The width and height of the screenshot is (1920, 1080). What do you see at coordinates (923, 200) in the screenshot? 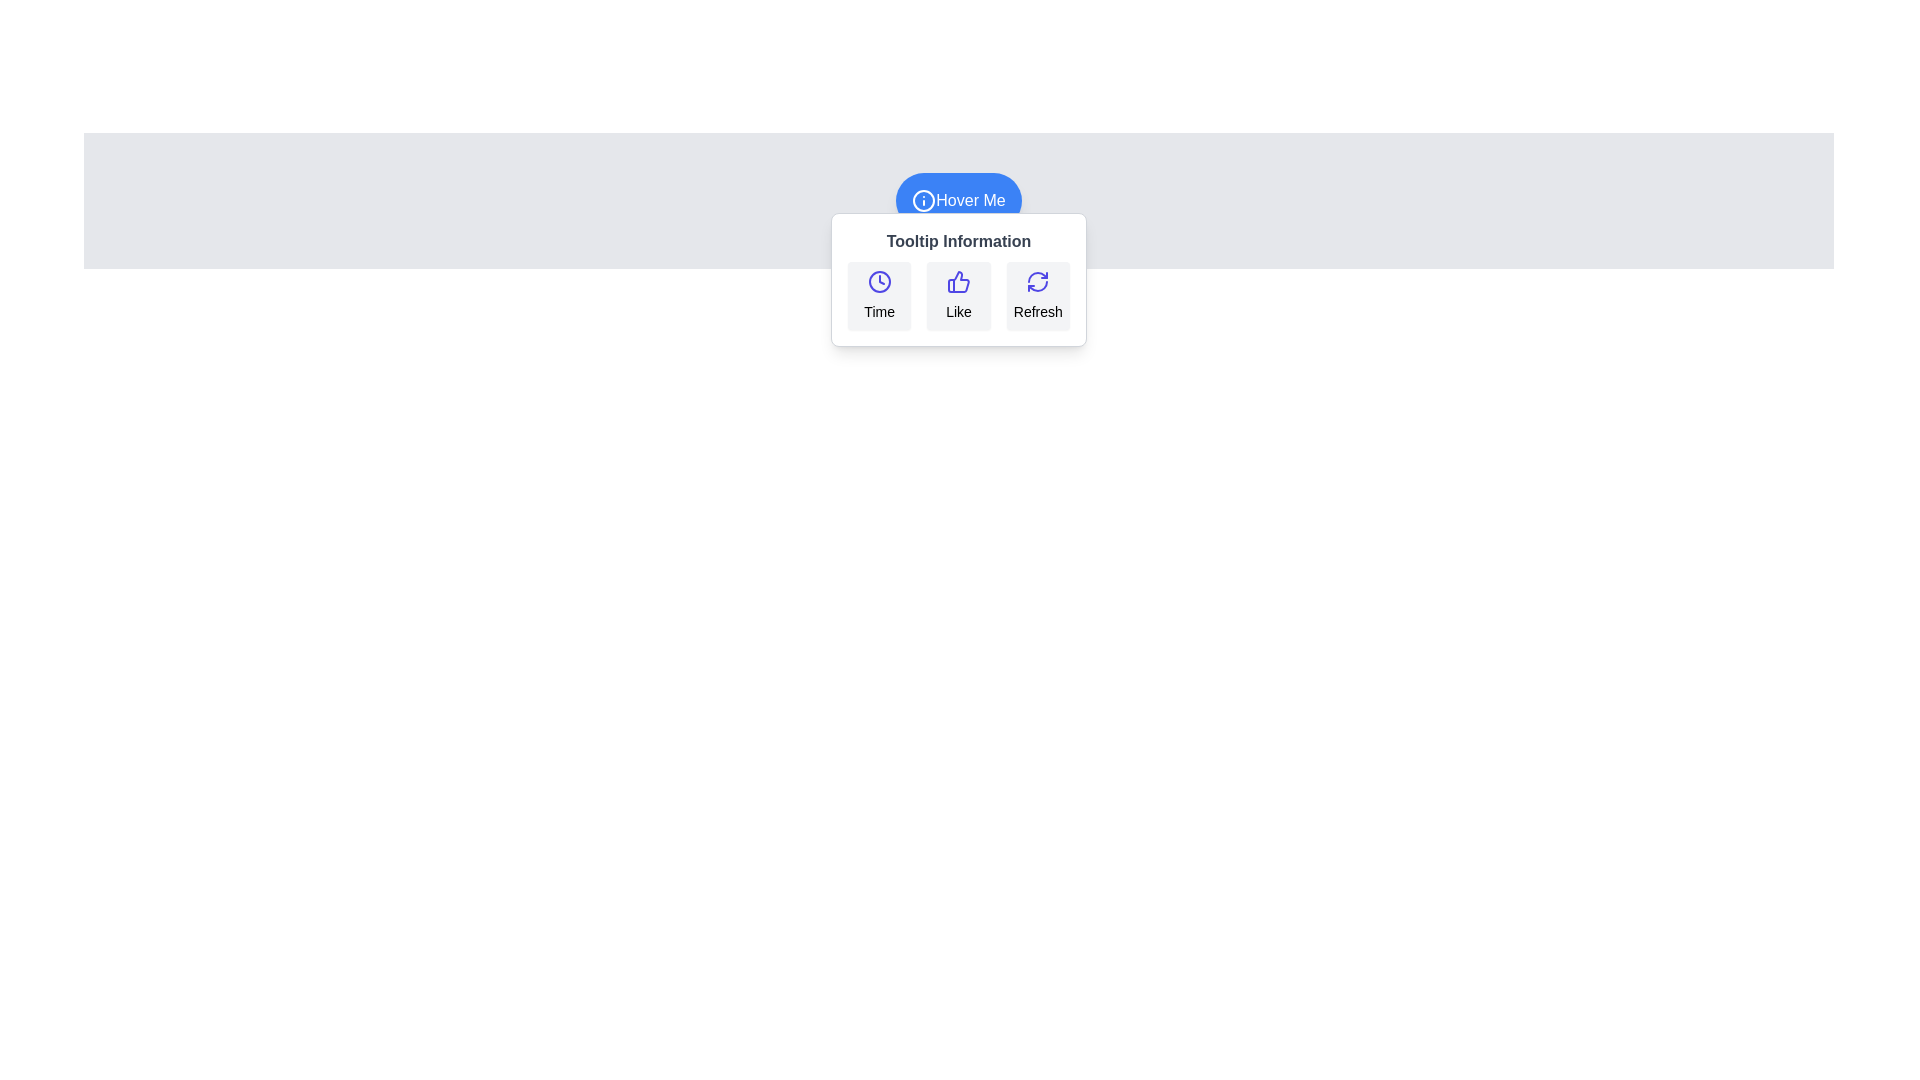
I see `the decorative icon located within the 'Hover Me' button, positioned at the top-center of the interface, to convey additional context or information regarding the button's purpose` at bounding box center [923, 200].